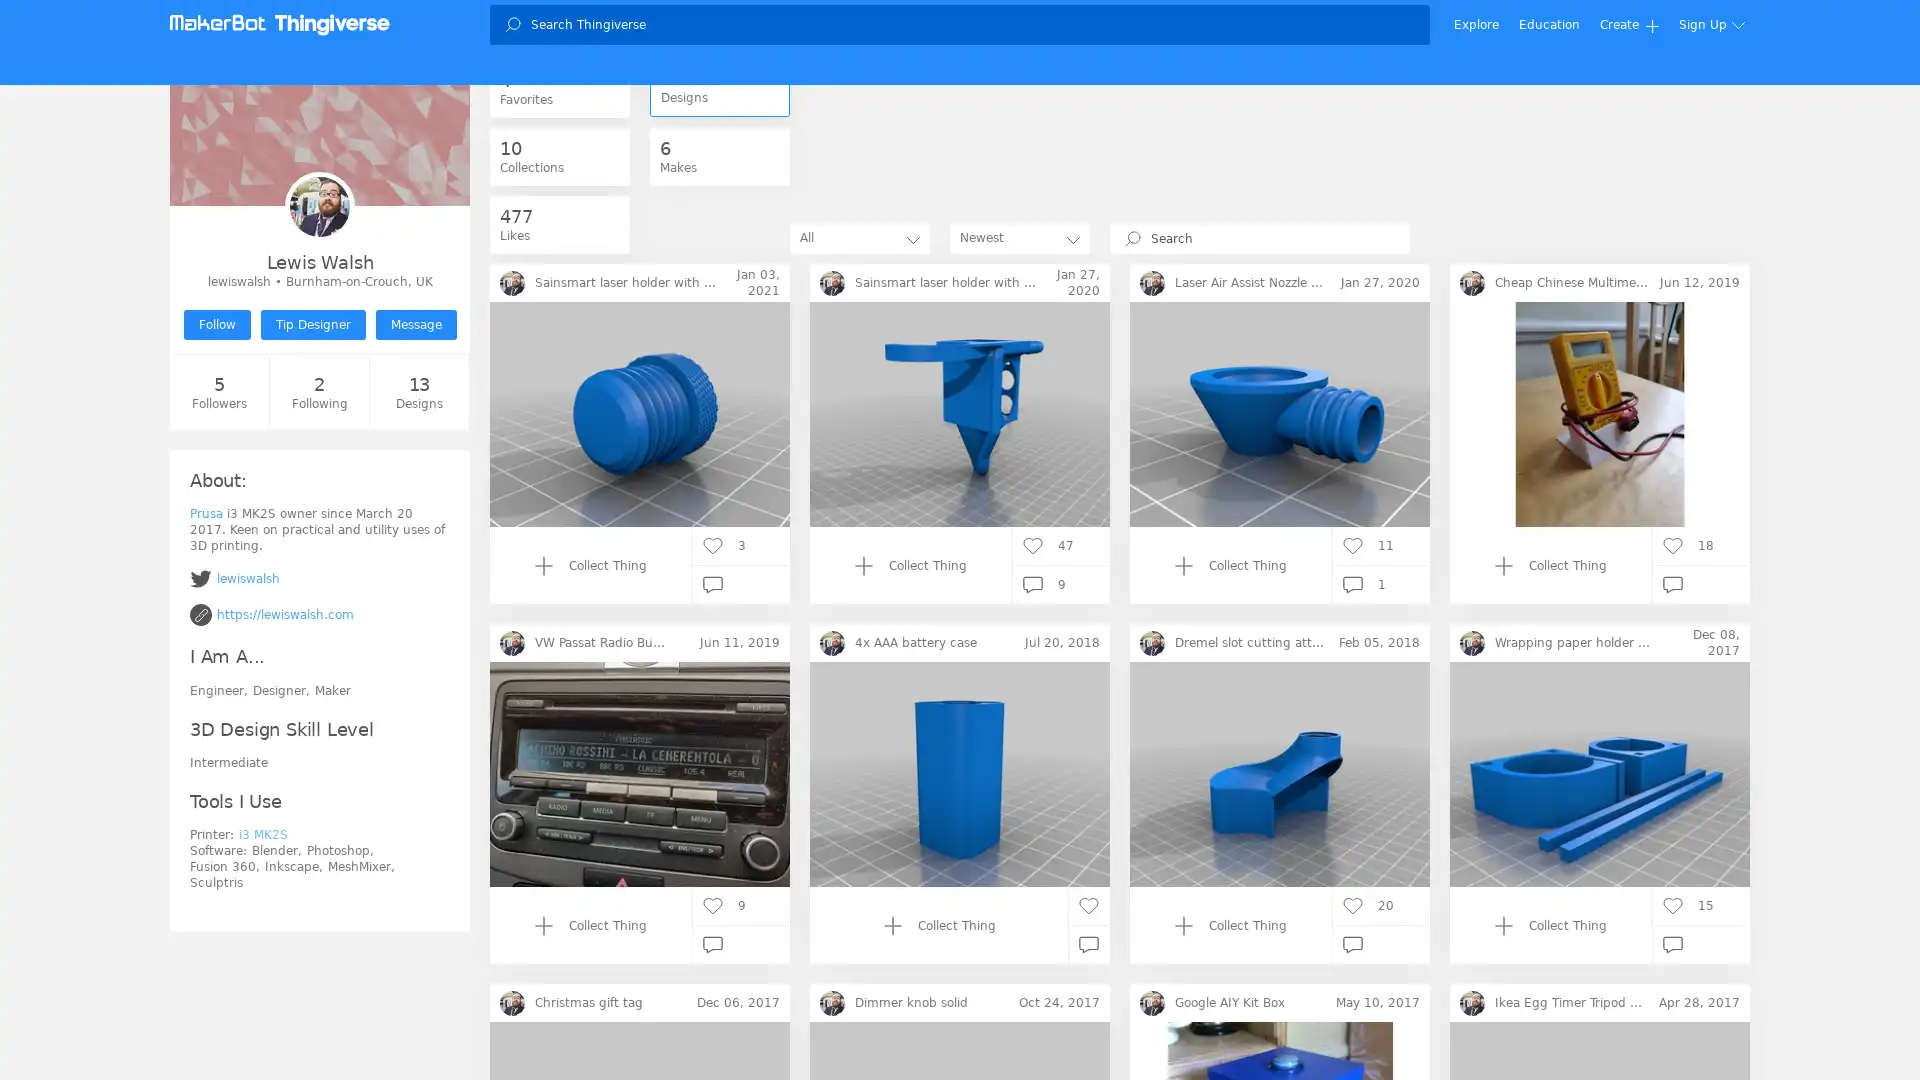 Image resolution: width=1920 pixels, height=1080 pixels. What do you see at coordinates (859, 238) in the screenshot?
I see `All` at bounding box center [859, 238].